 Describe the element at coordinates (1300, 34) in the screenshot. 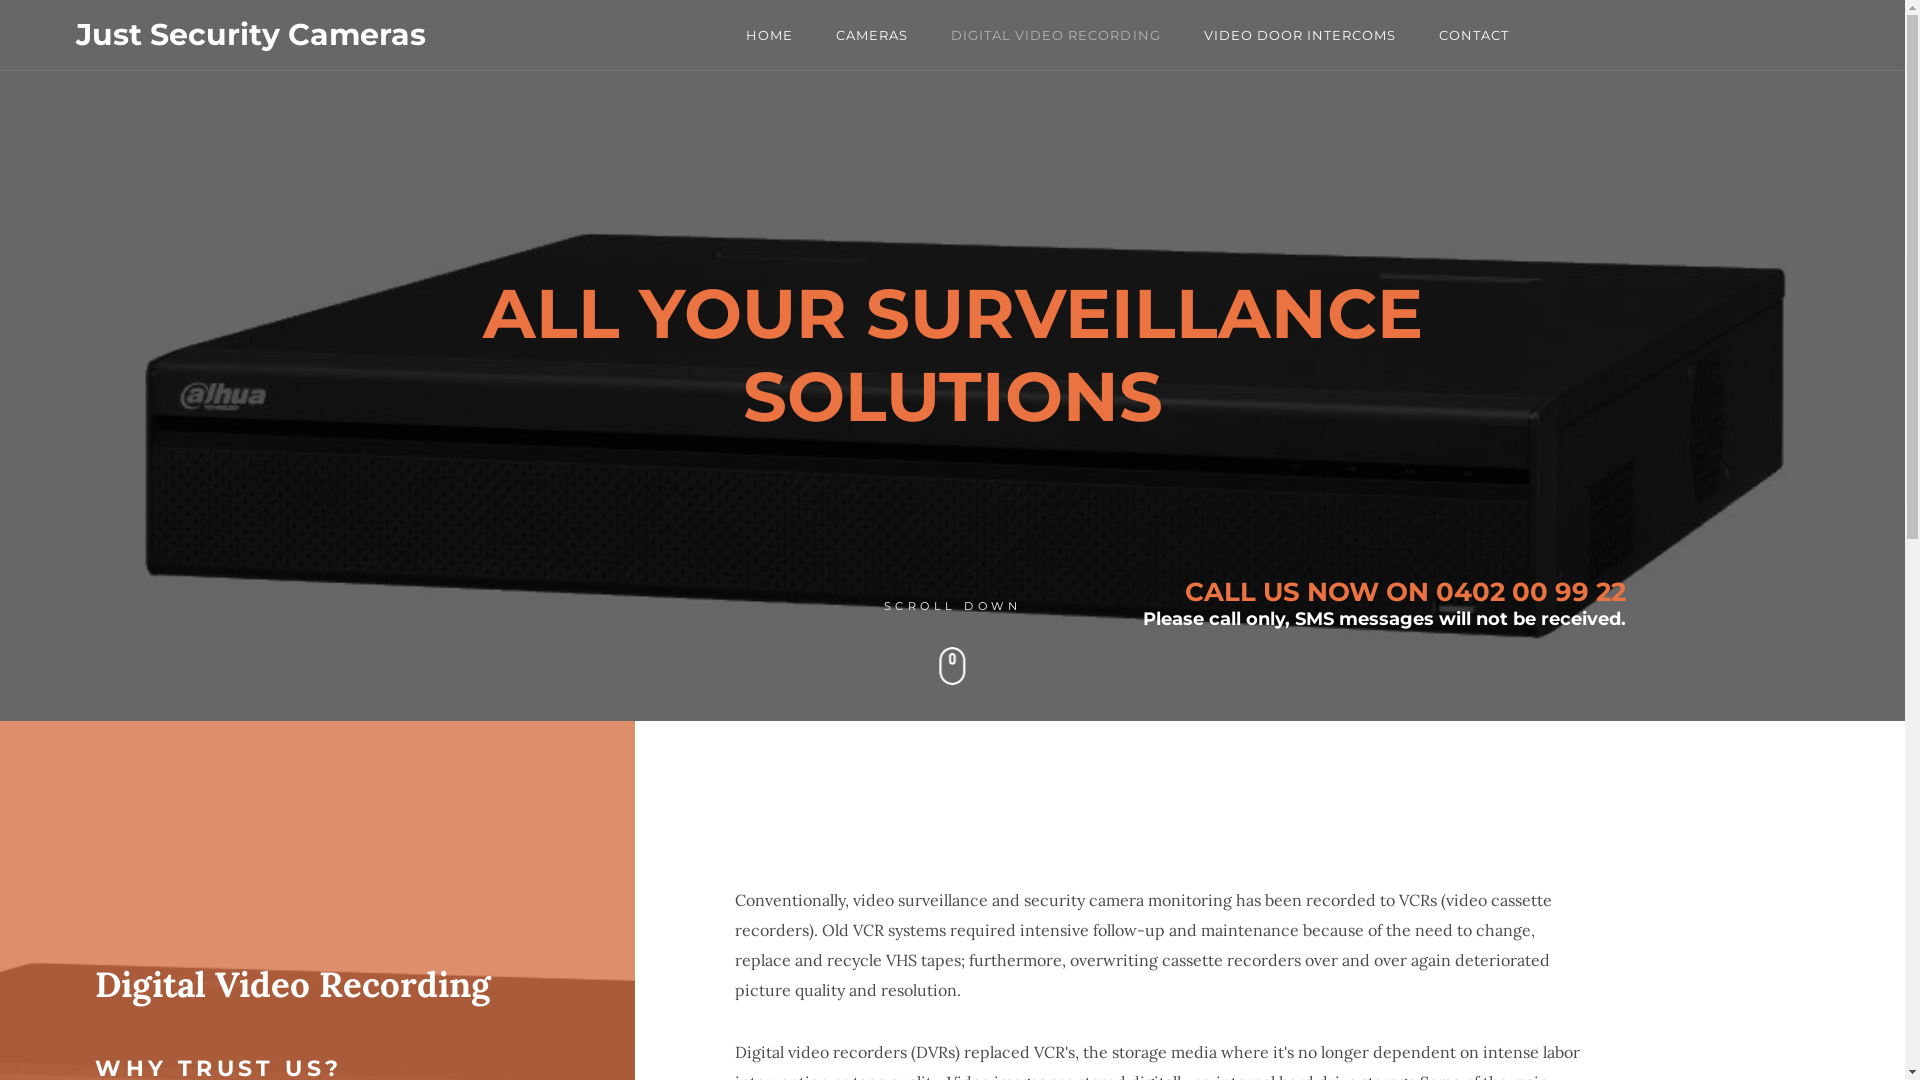

I see `'VIDEO DOOR INTERCOMS'` at that location.